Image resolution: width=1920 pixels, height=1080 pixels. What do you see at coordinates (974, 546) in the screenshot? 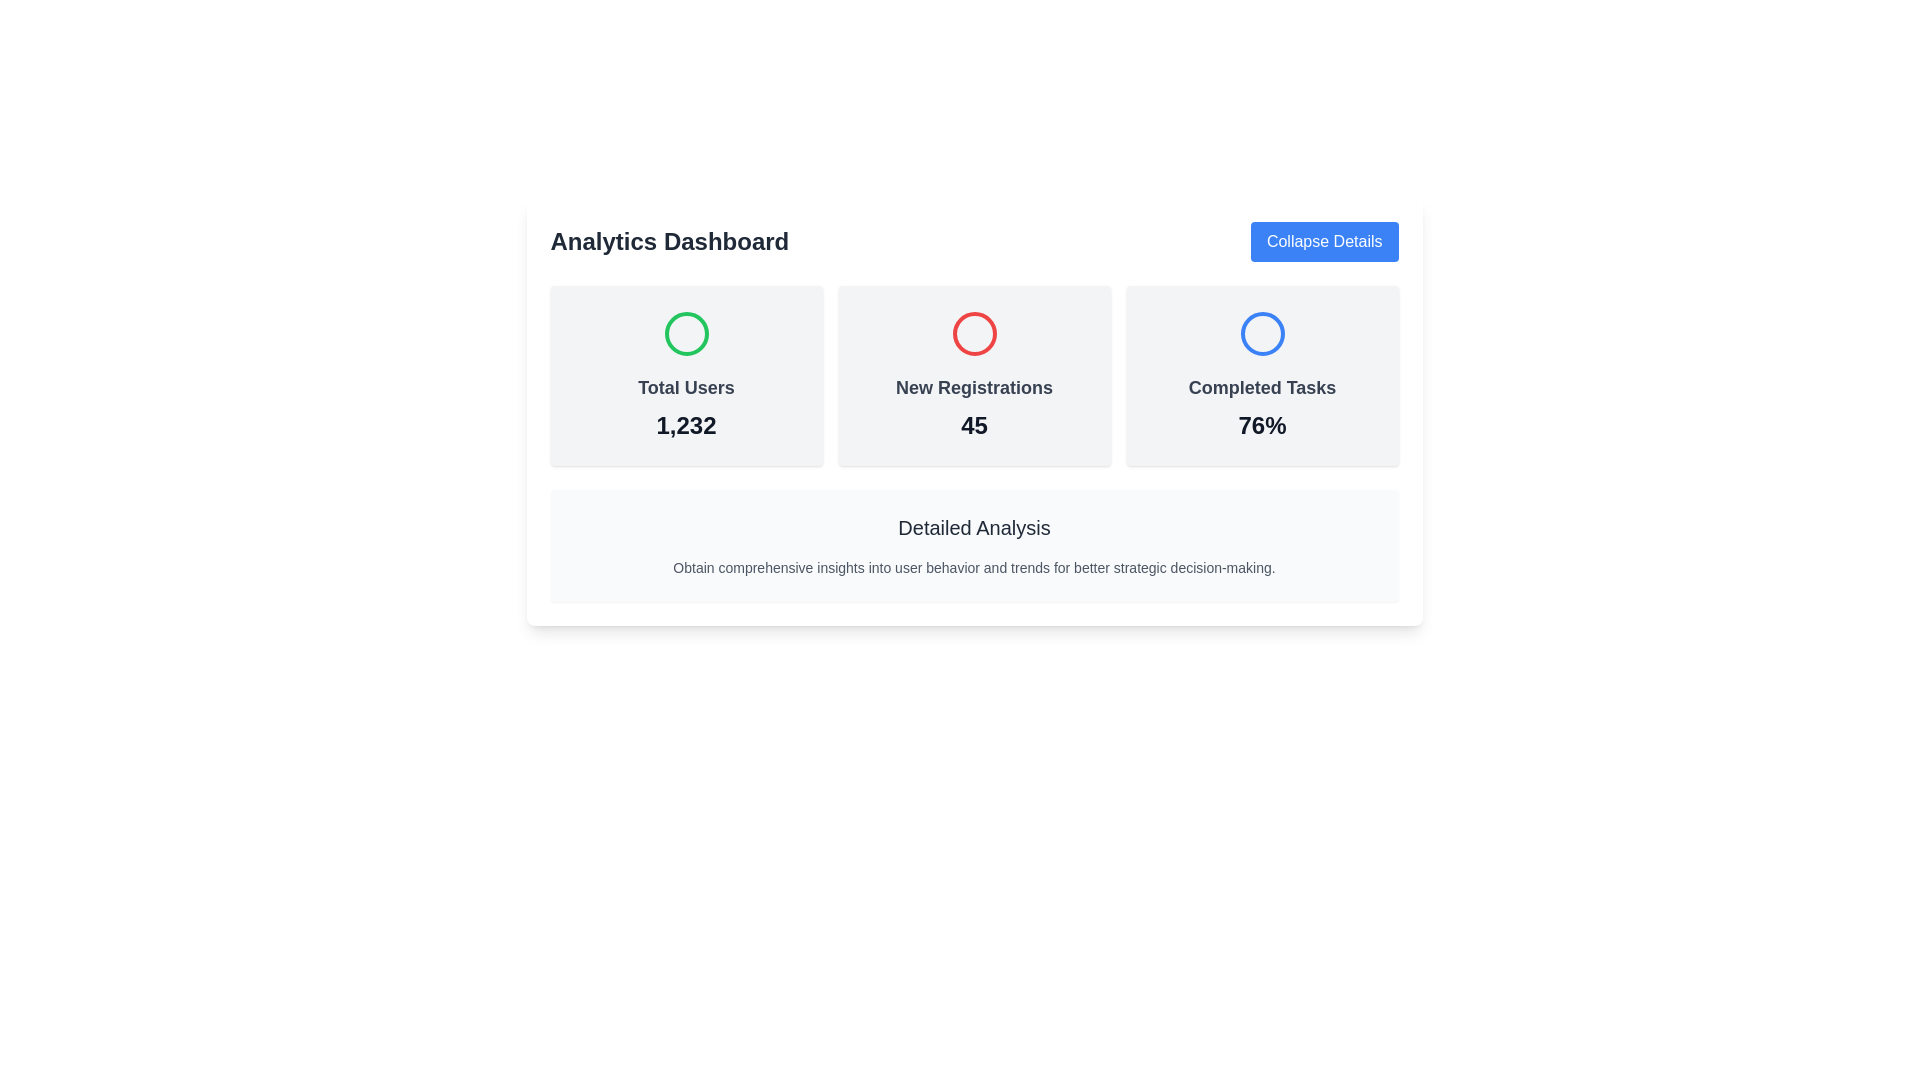
I see `the Informational Content Box that provides explanatory information about the analytics, located below the row of statistics boxes in the Analytics Dashboard` at bounding box center [974, 546].